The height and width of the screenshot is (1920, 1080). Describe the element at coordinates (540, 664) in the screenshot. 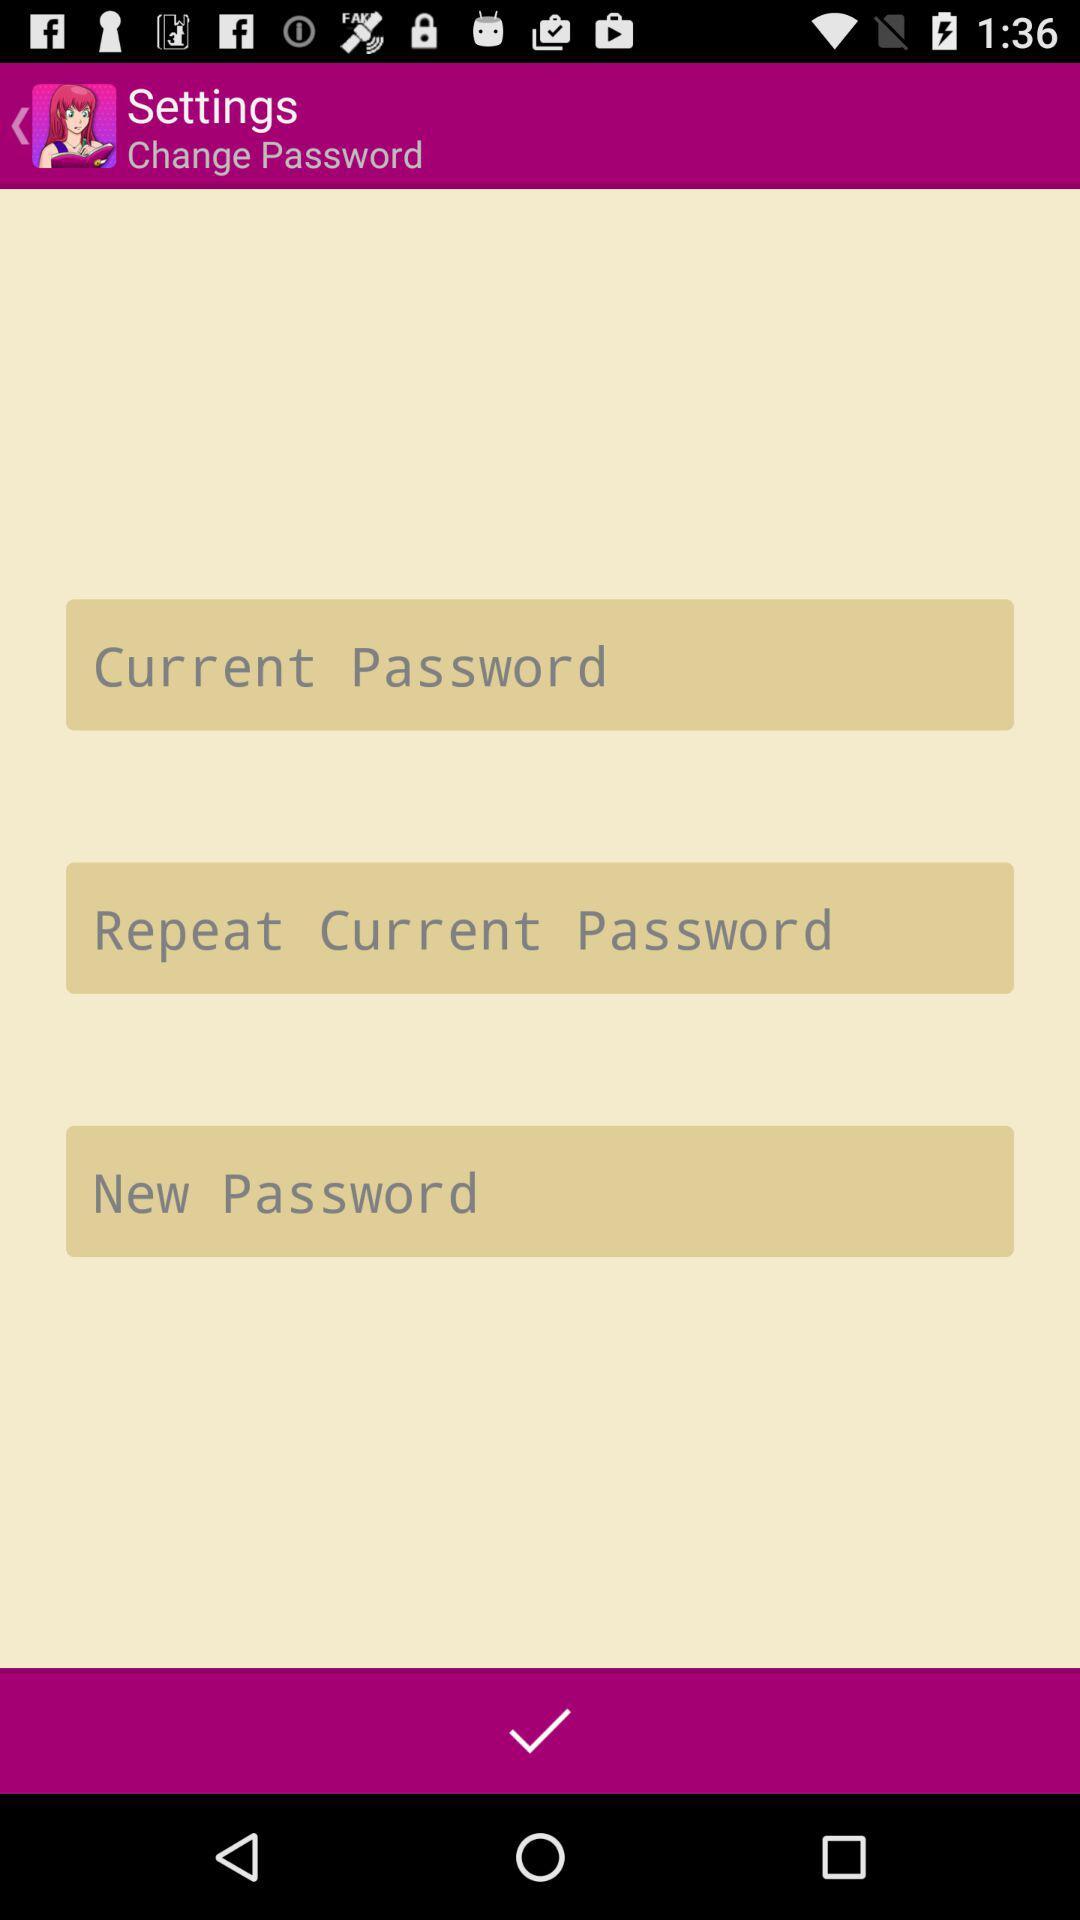

I see `current password` at that location.